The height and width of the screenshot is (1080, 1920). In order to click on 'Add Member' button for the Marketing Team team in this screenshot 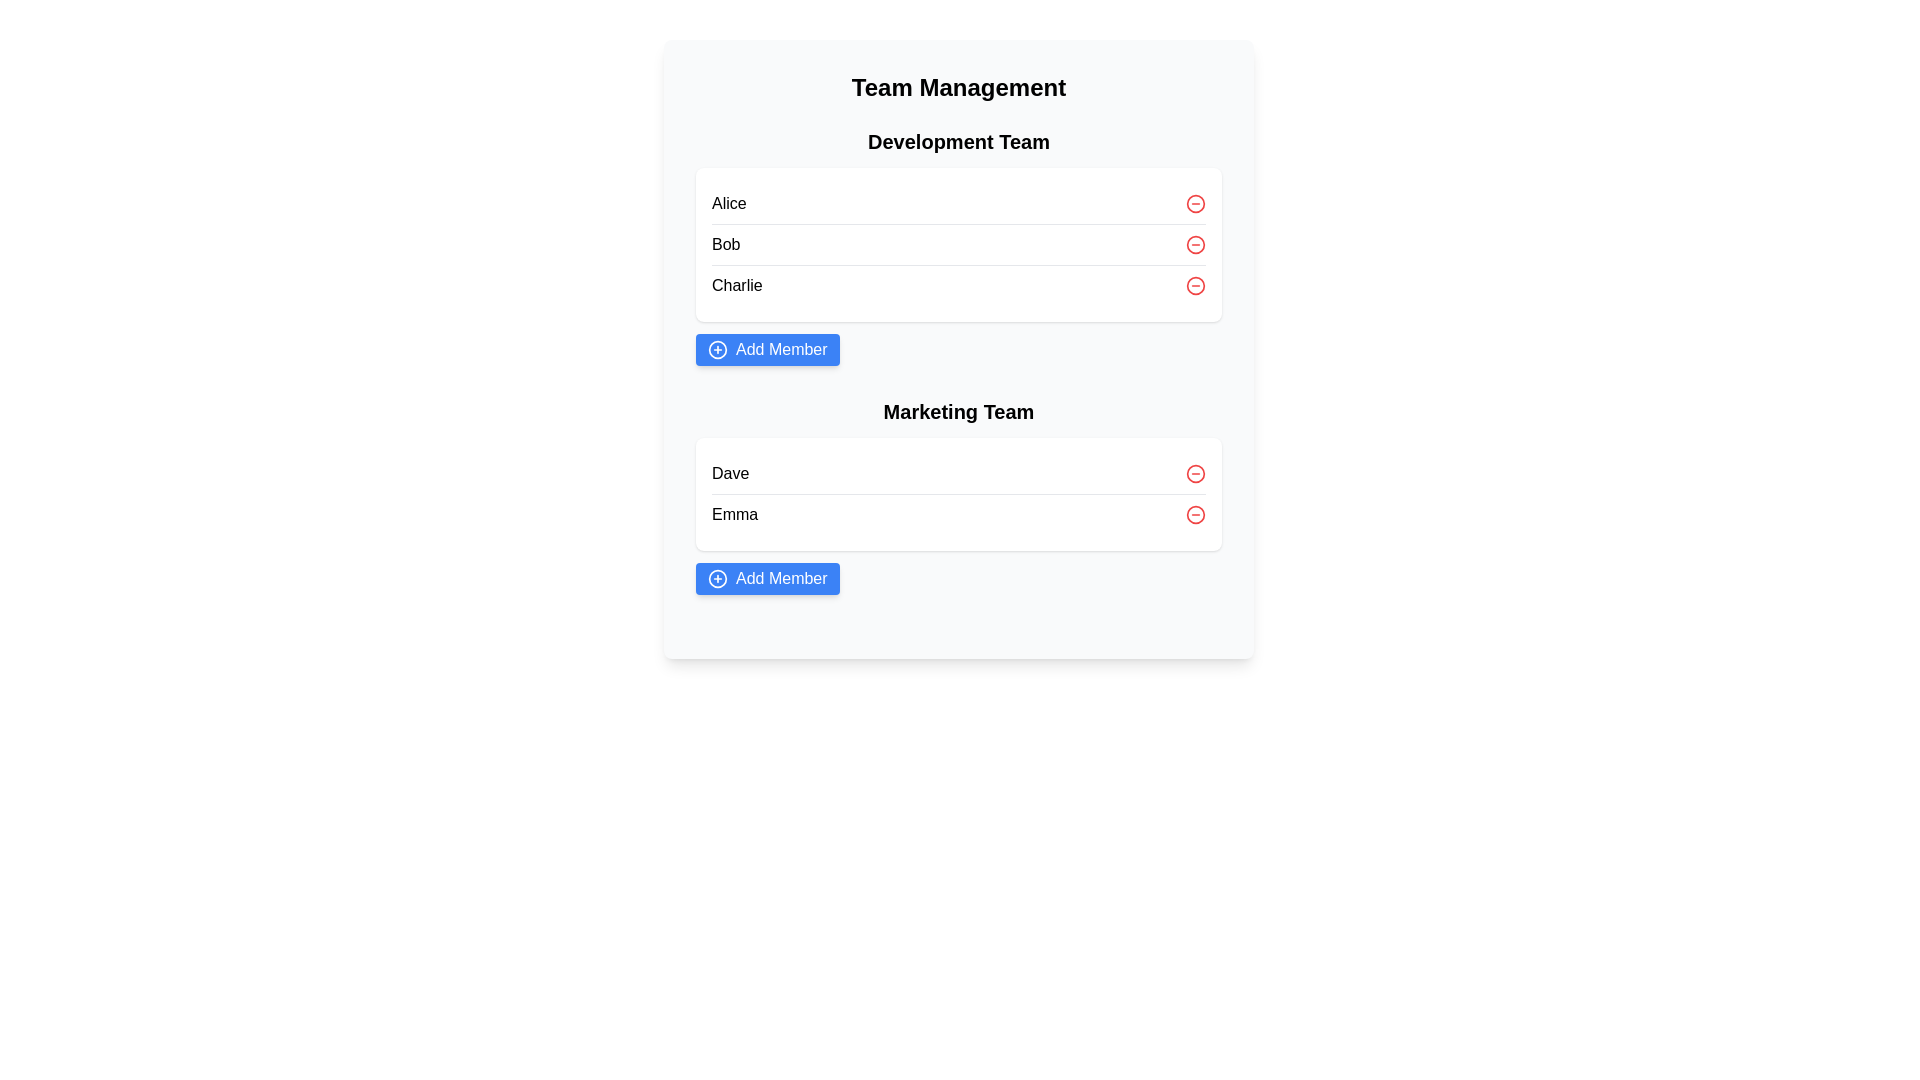, I will do `click(766, 578)`.